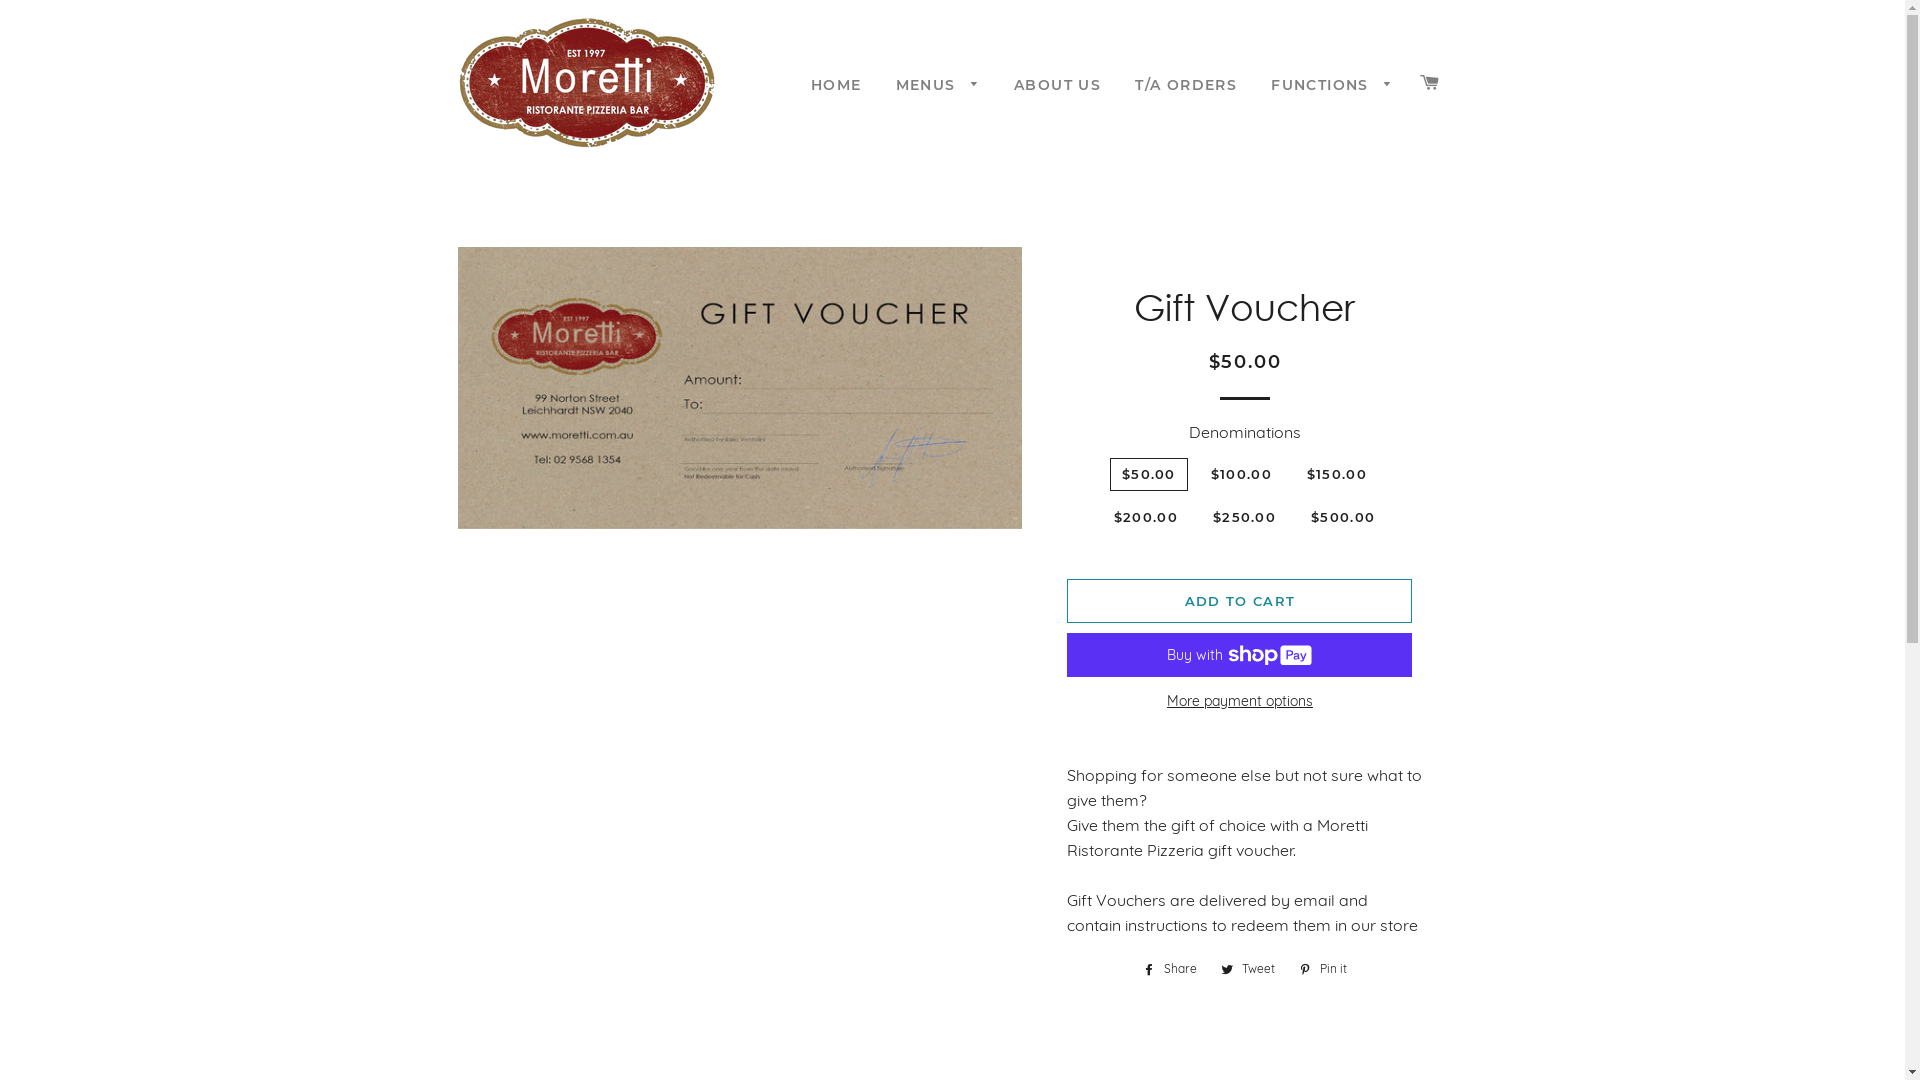 This screenshot has width=1920, height=1080. What do you see at coordinates (1247, 967) in the screenshot?
I see `'Tweet` at bounding box center [1247, 967].